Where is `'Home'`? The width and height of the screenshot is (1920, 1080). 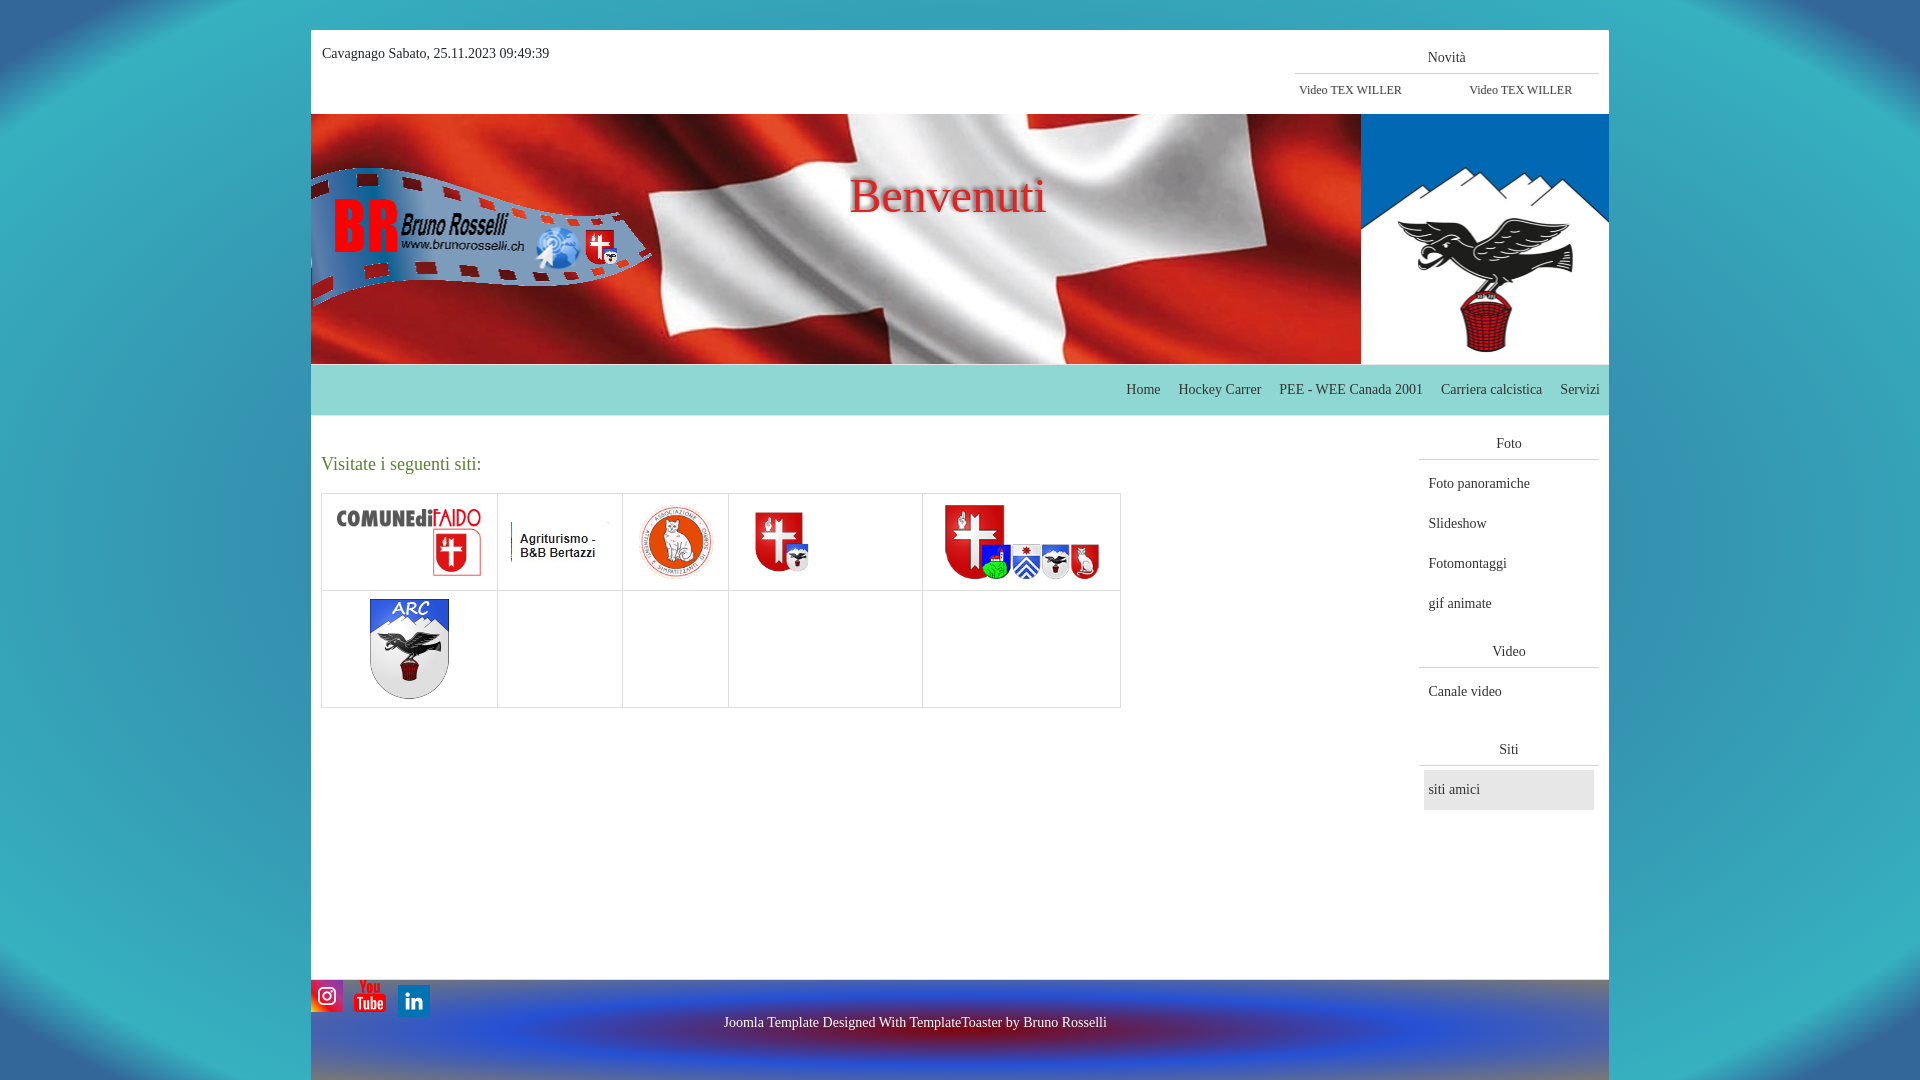
'Home' is located at coordinates (1142, 389).